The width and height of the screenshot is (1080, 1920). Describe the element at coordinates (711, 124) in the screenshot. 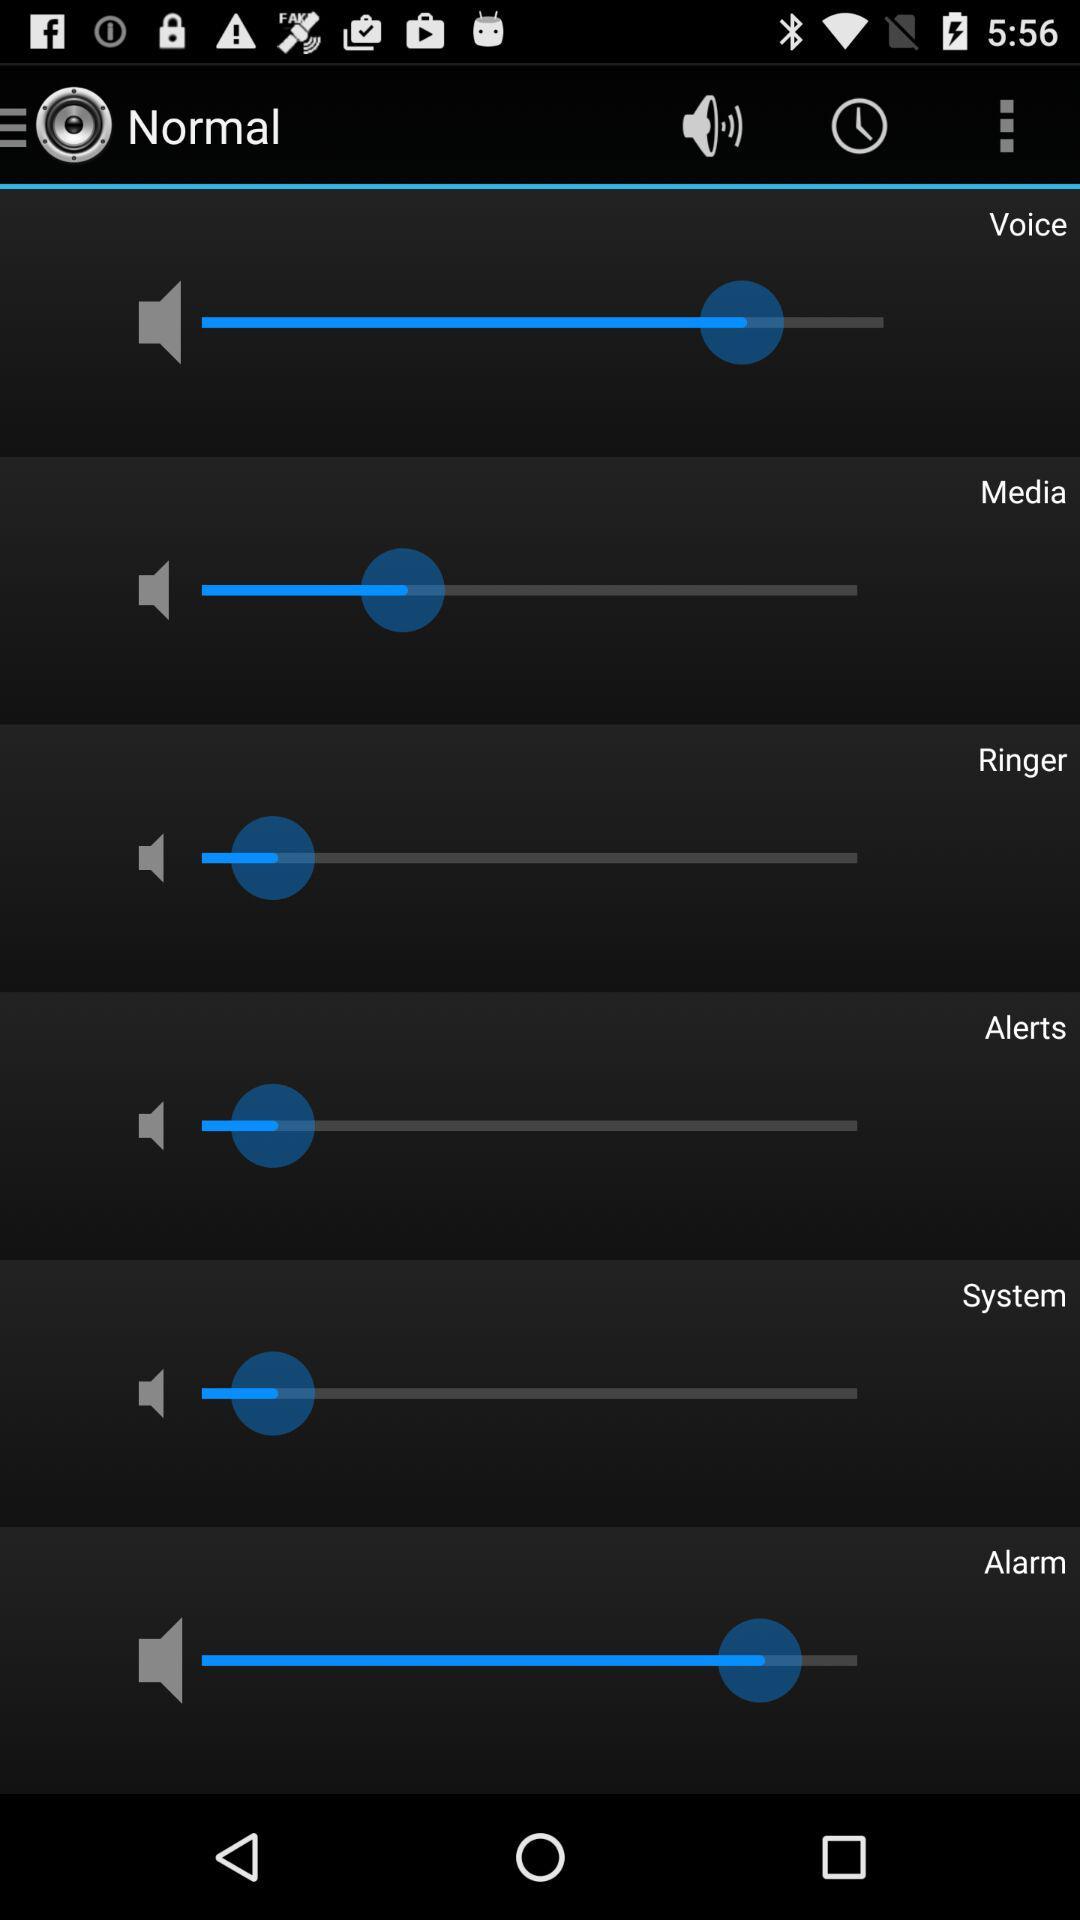

I see `item next to the normal icon` at that location.